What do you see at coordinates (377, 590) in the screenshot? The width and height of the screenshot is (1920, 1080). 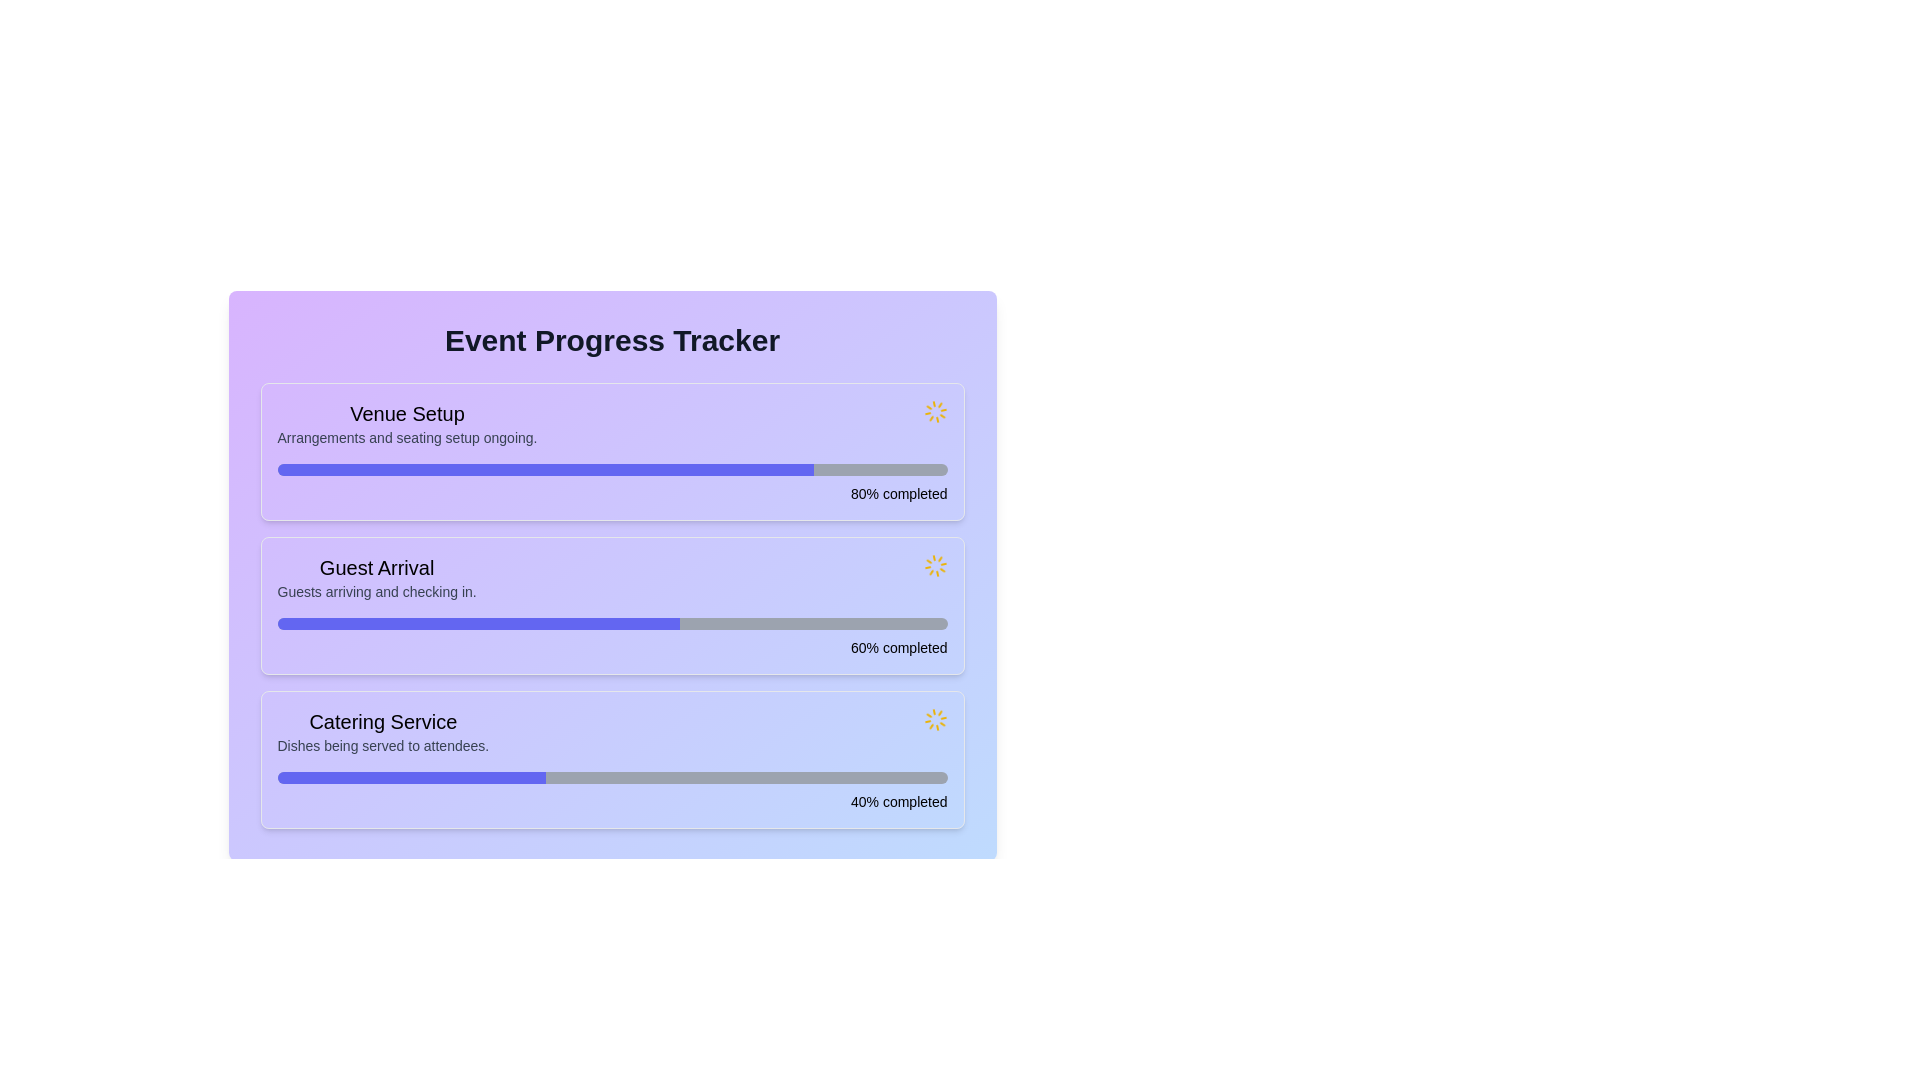 I see `text label displaying 'Guests arriving and checking in.' which is styled in gray and located below the 'Guest Arrival' section header` at bounding box center [377, 590].